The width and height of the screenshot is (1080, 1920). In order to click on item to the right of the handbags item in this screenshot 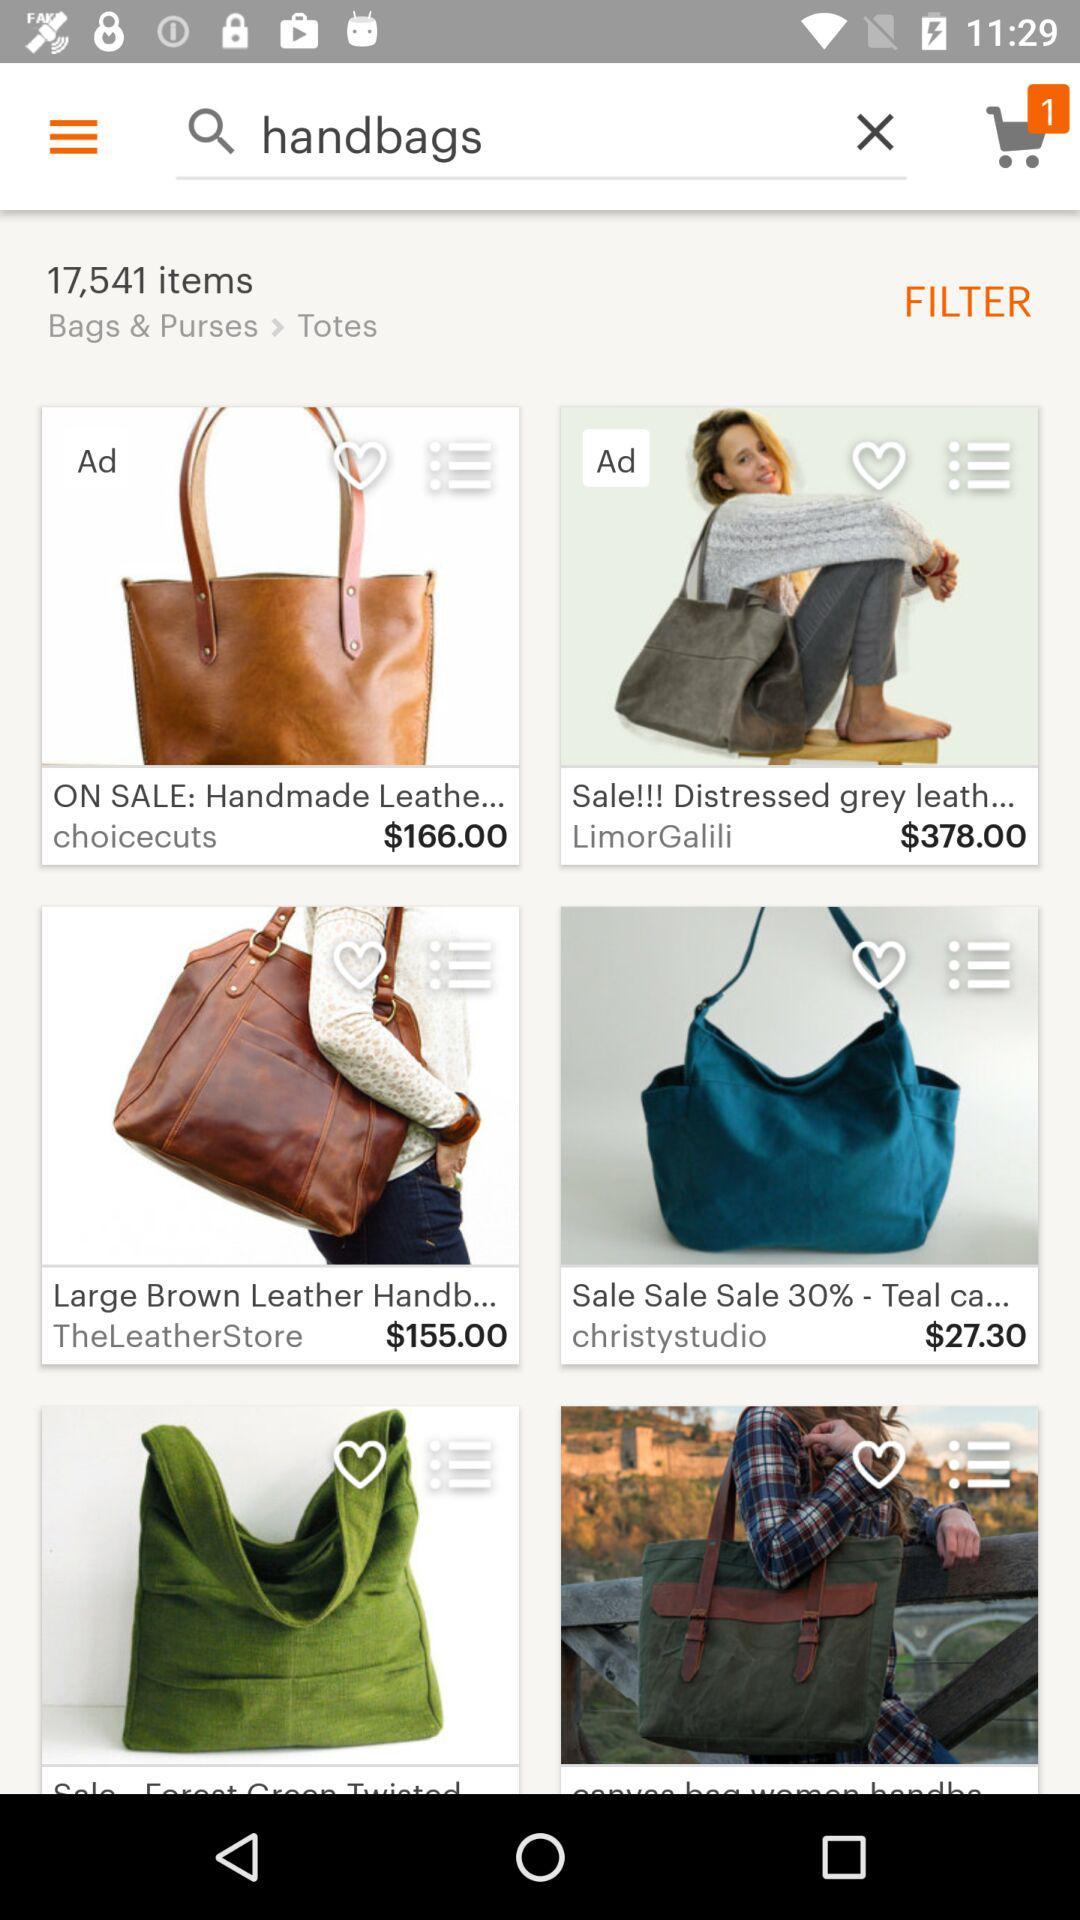, I will do `click(863, 130)`.